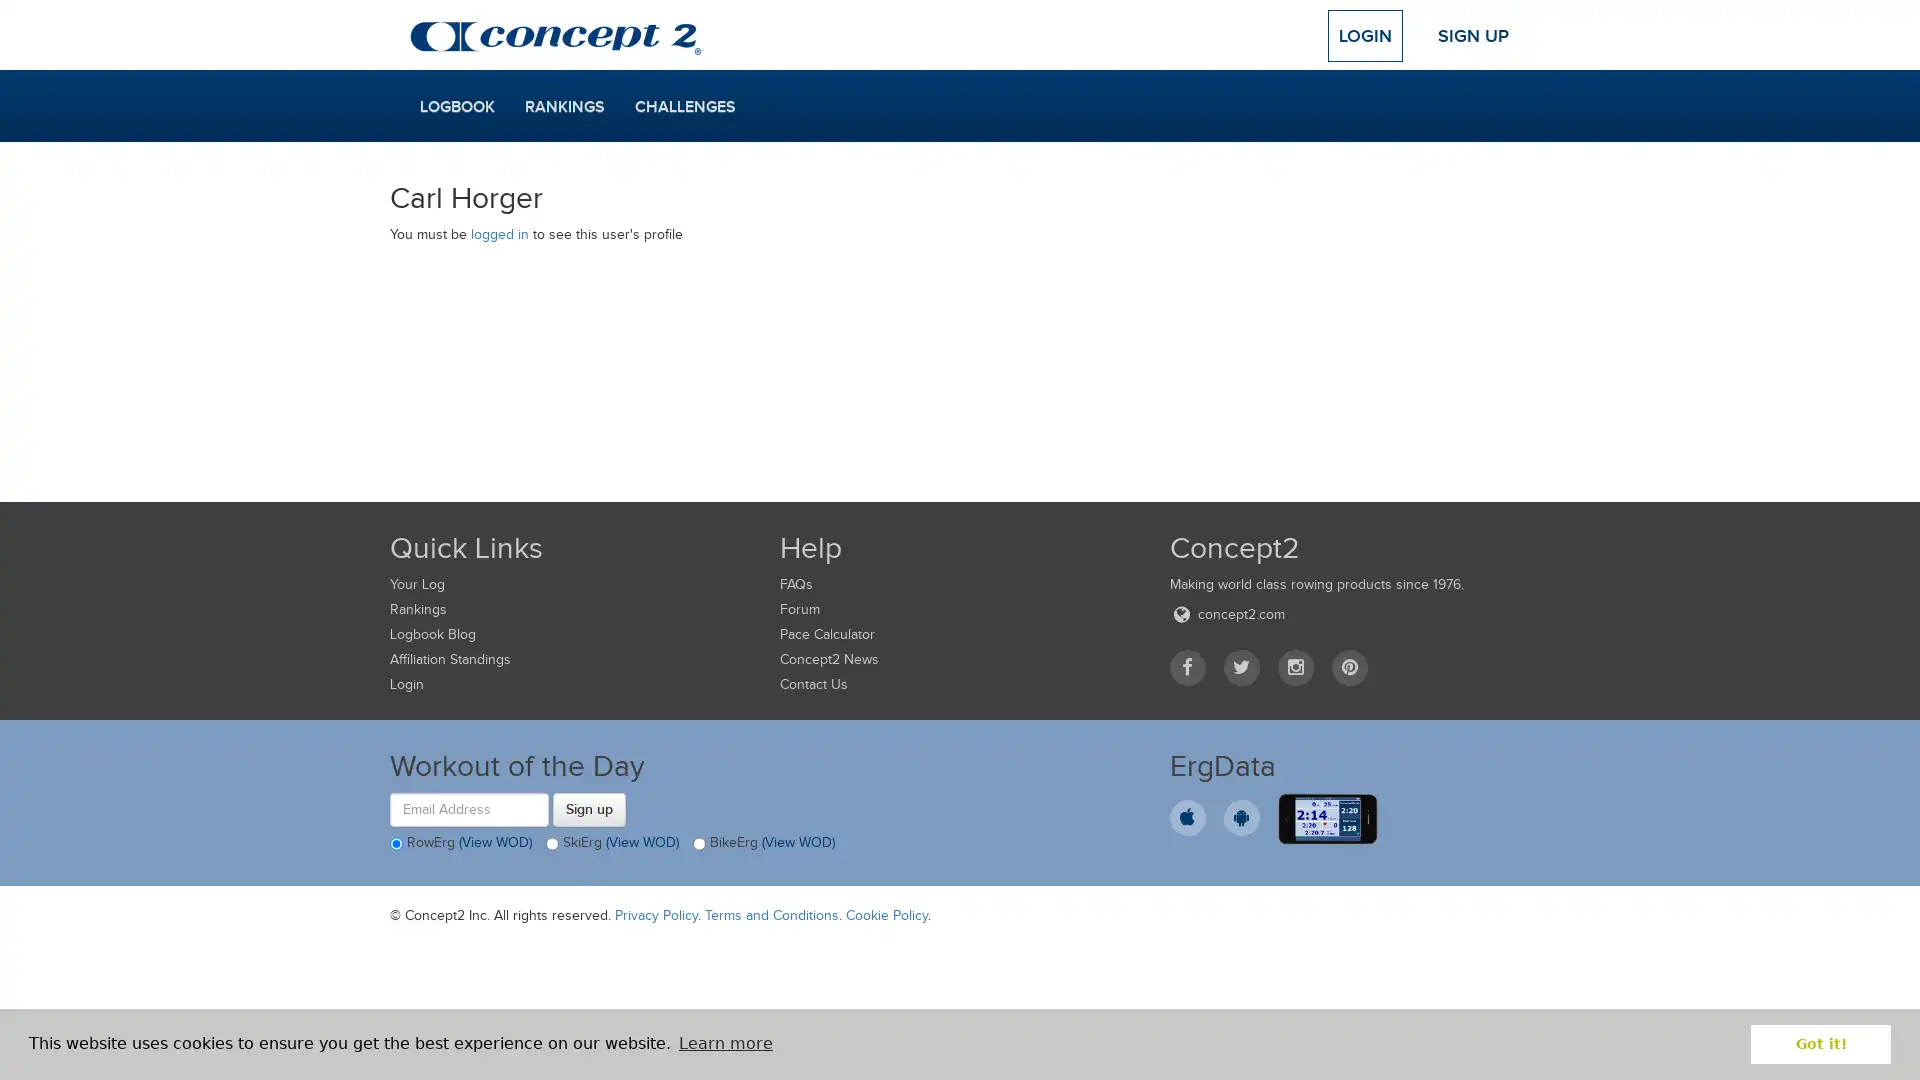 The image size is (1920, 1080). What do you see at coordinates (1820, 1043) in the screenshot?
I see `dismiss cookie message` at bounding box center [1820, 1043].